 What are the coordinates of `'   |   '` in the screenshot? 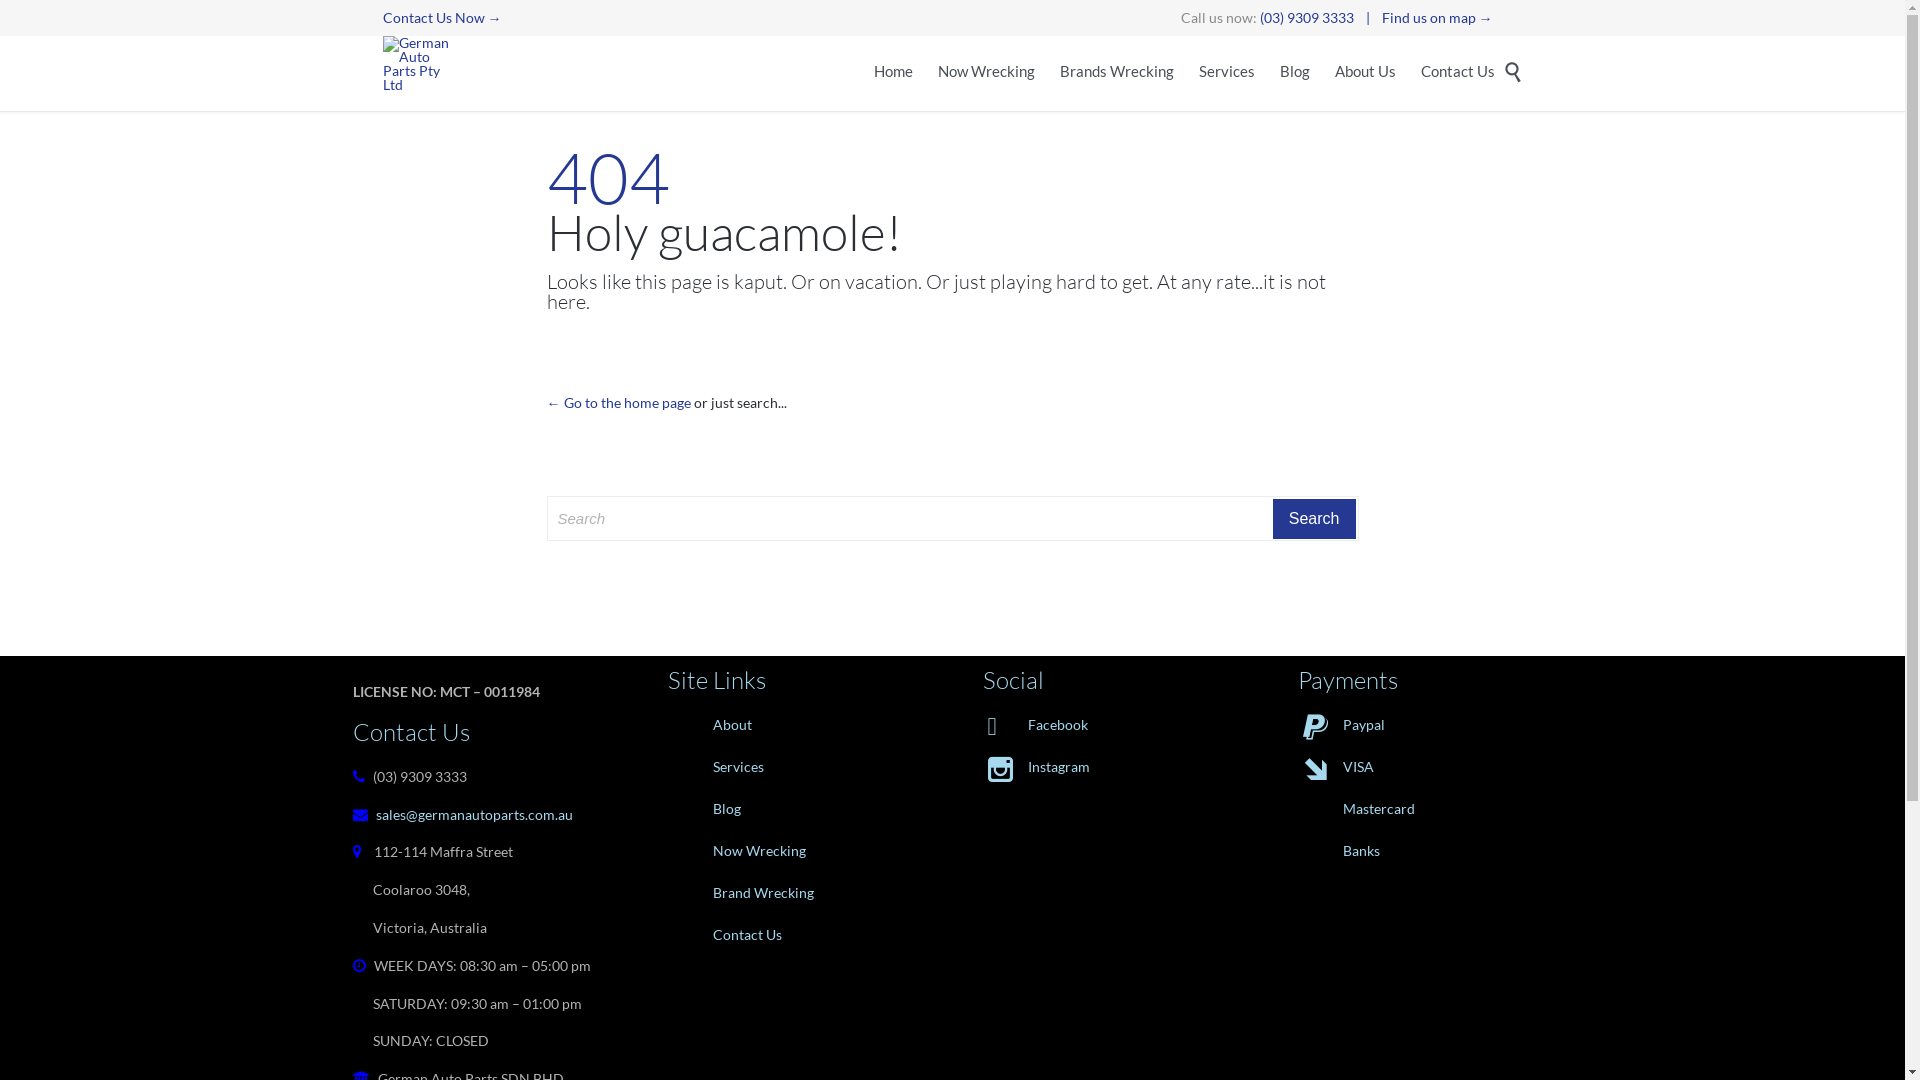 It's located at (1367, 17).